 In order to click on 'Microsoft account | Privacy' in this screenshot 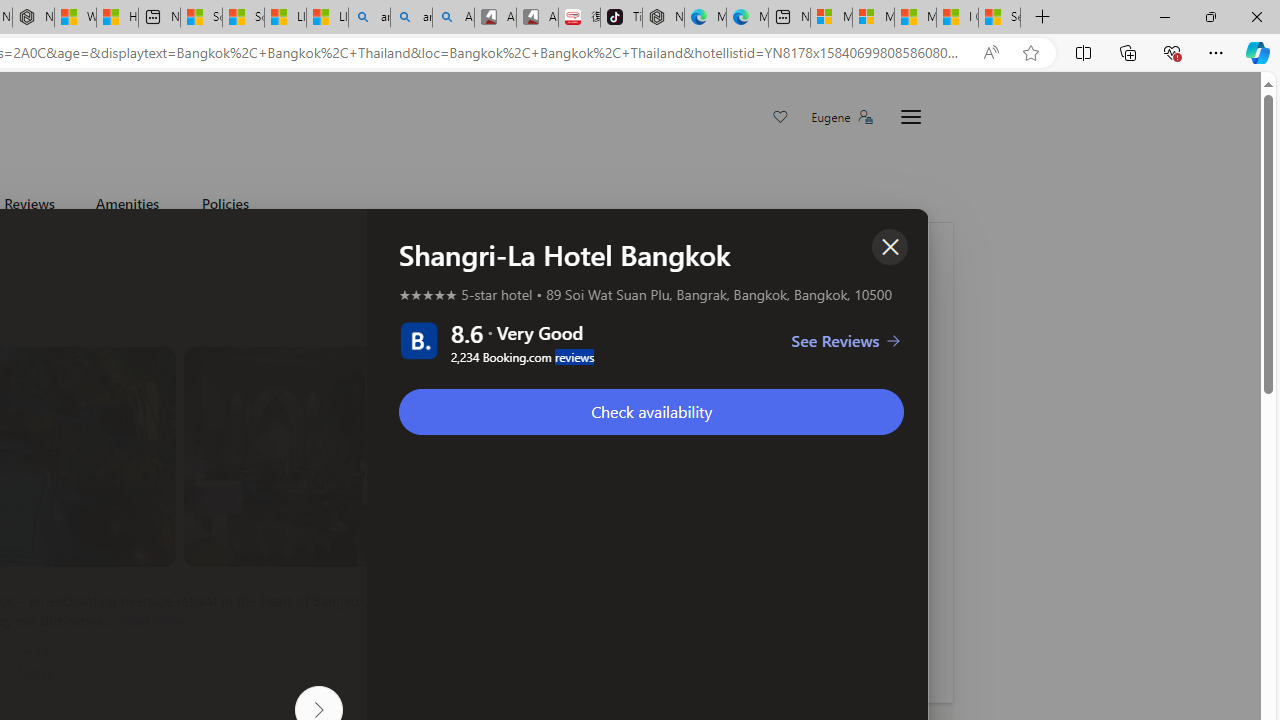, I will do `click(872, 17)`.